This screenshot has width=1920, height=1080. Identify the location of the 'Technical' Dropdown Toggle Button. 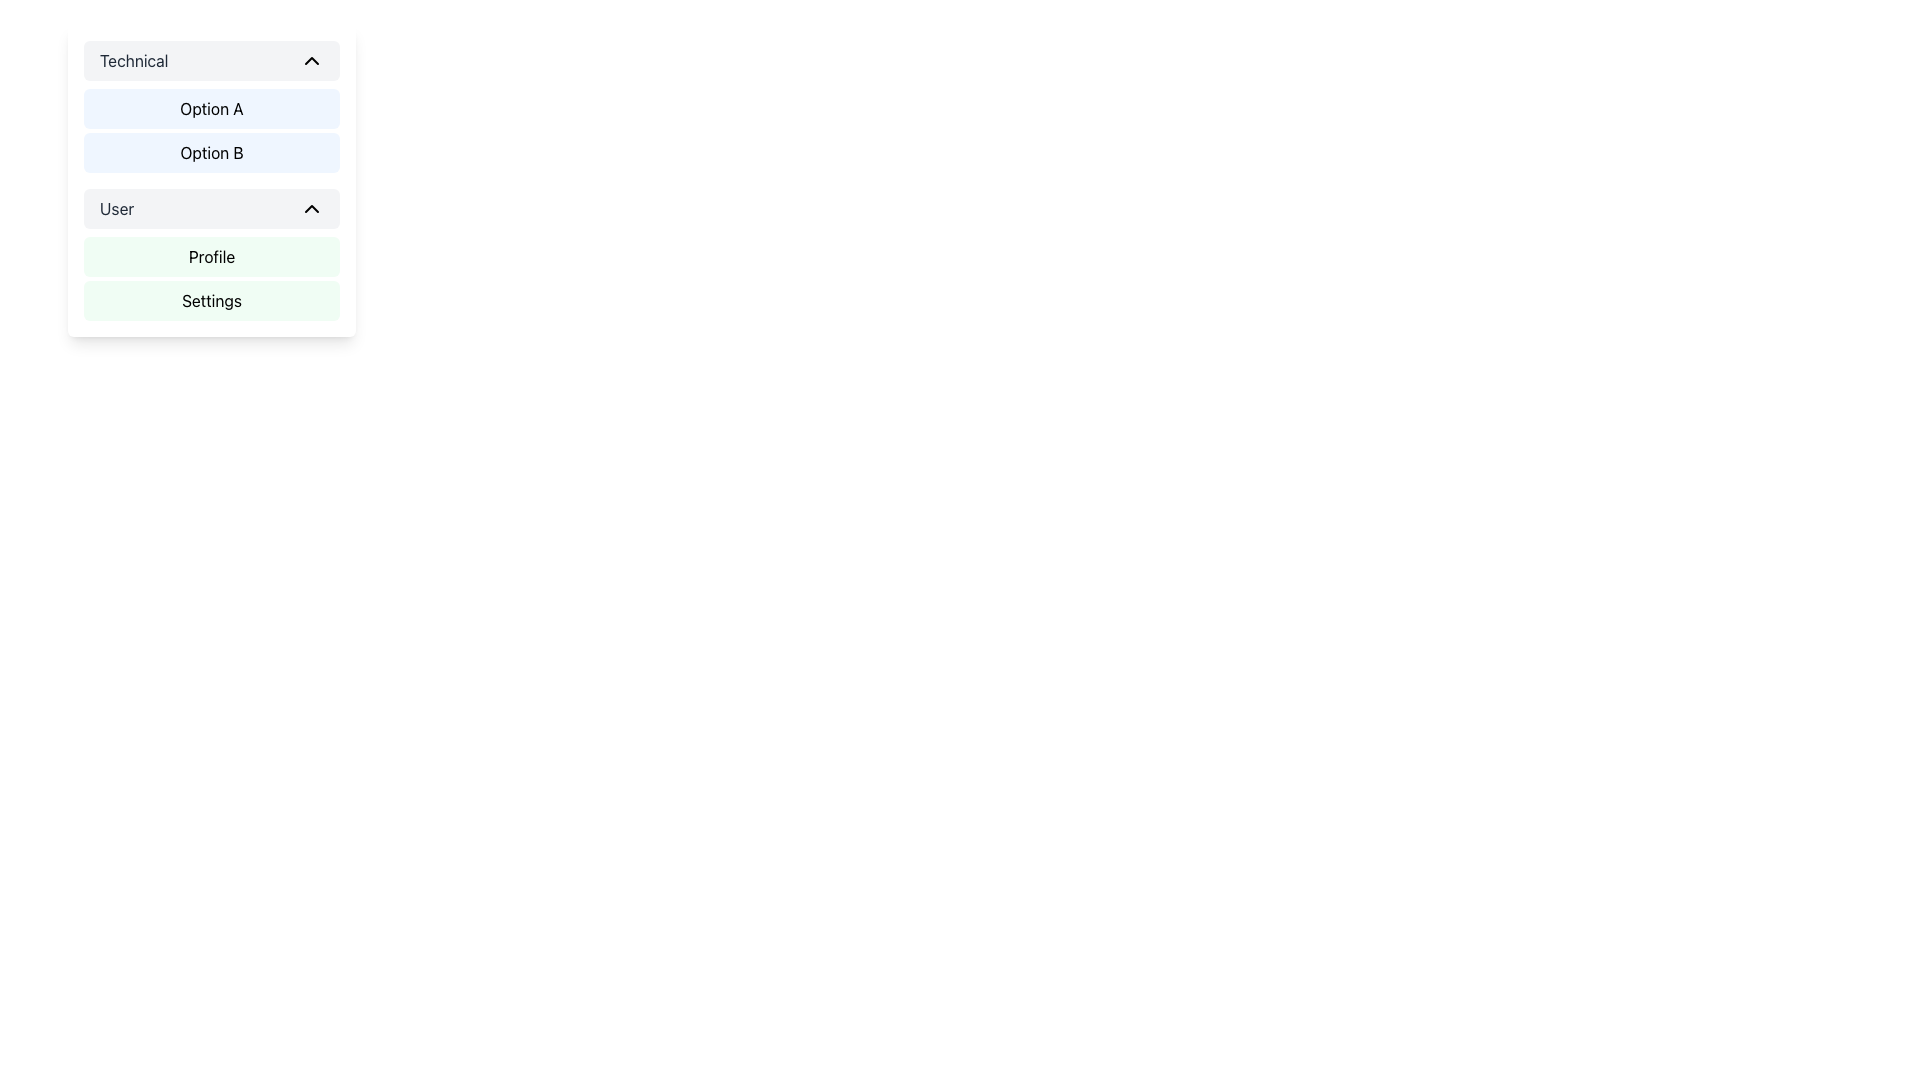
(211, 60).